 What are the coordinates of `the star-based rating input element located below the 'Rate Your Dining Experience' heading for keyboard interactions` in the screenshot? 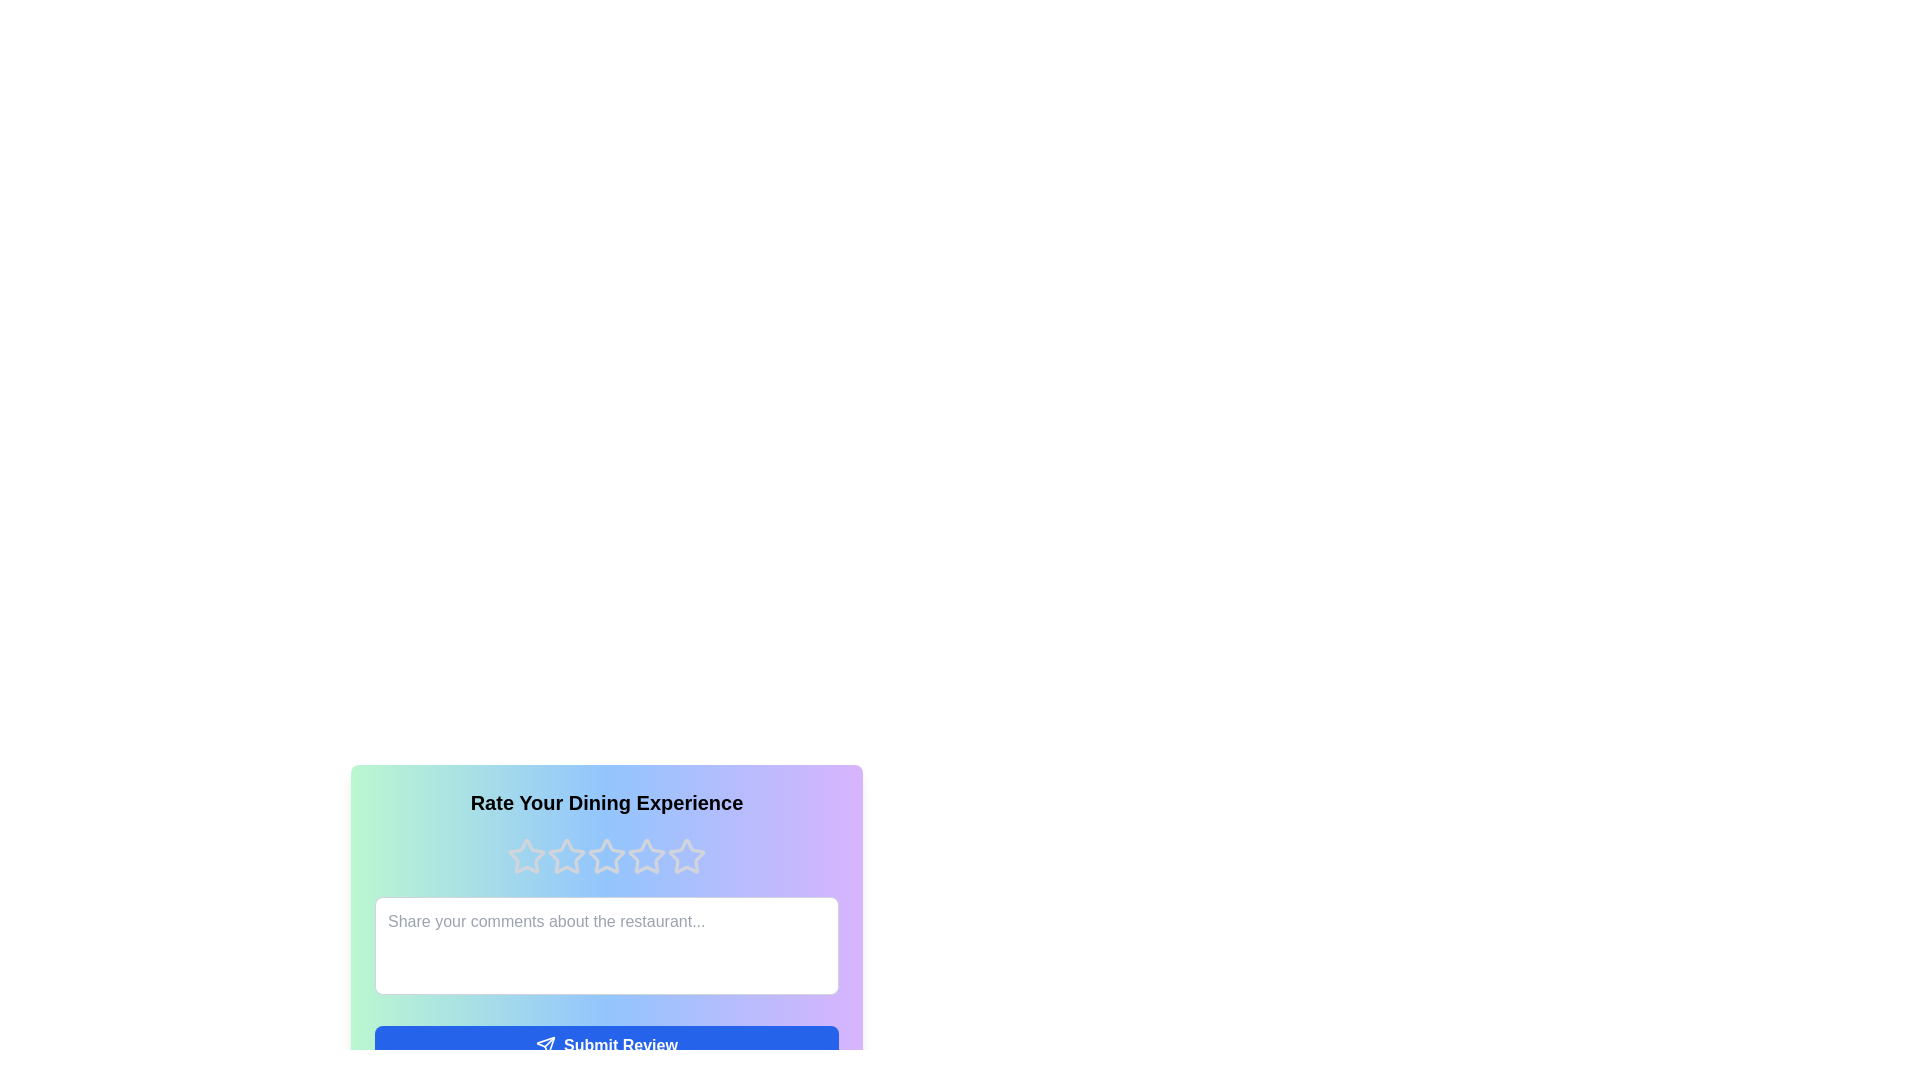 It's located at (605, 855).